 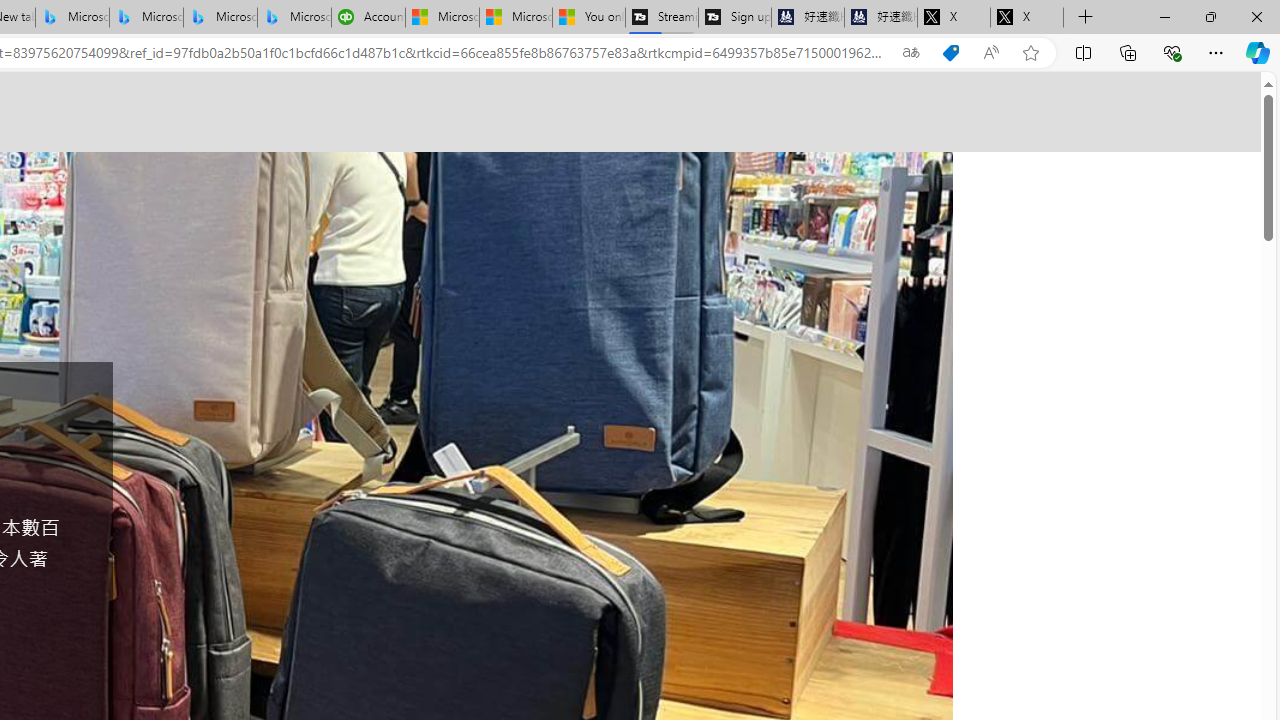 I want to click on 'Copilot (Ctrl+Shift+.)', so click(x=1257, y=51).